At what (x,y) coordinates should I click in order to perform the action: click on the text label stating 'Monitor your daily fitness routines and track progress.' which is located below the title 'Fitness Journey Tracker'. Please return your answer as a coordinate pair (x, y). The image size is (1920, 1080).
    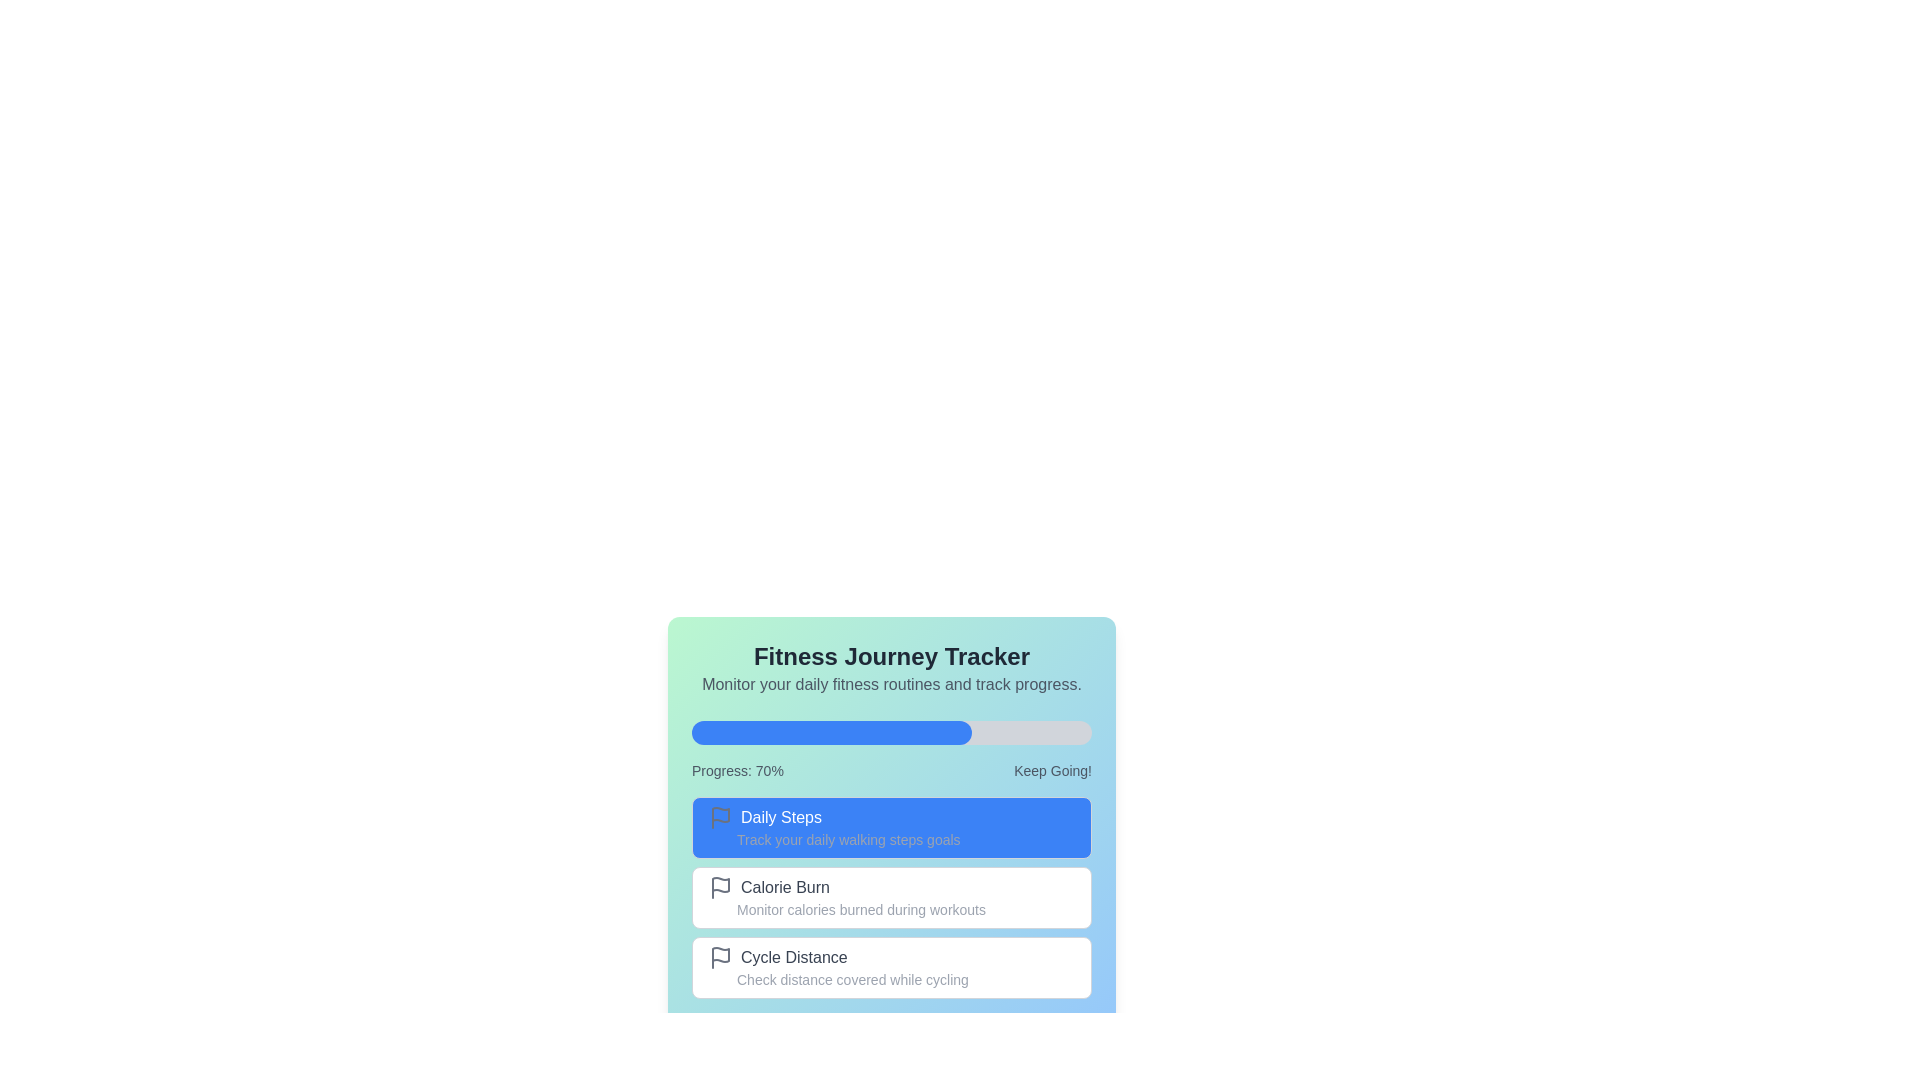
    Looking at the image, I should click on (891, 684).